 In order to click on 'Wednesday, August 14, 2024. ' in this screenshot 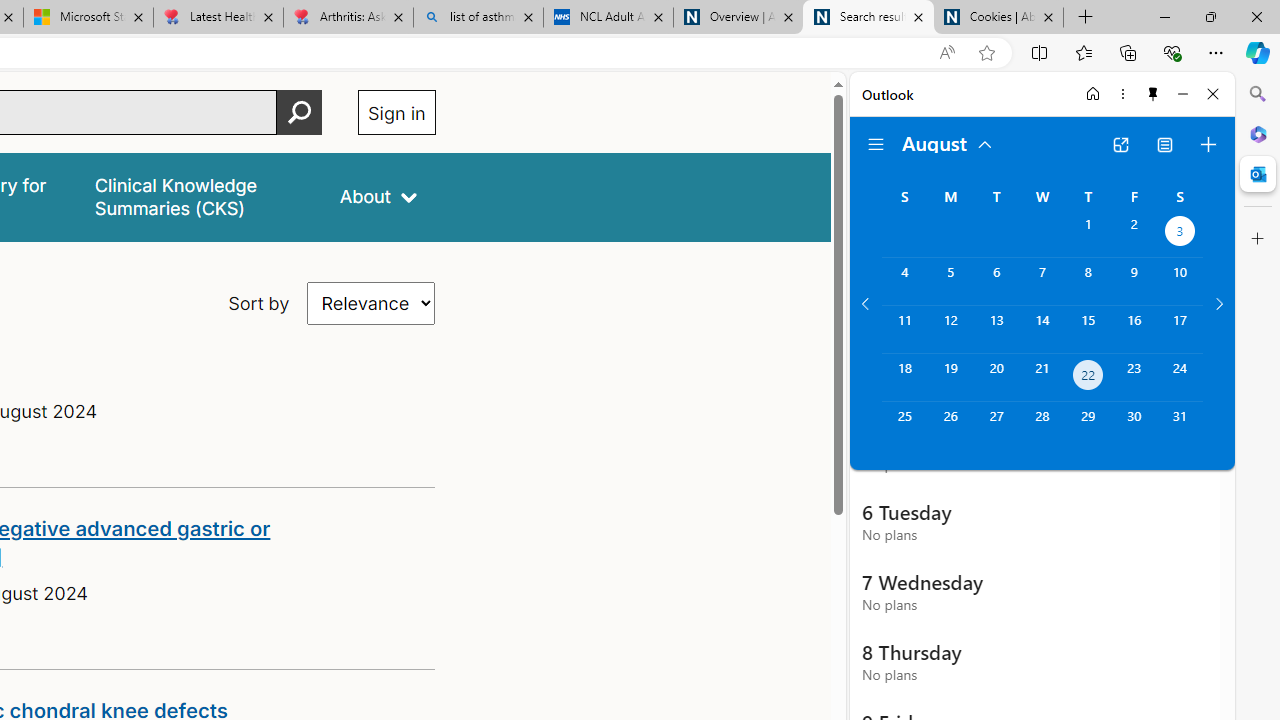, I will do `click(1041, 328)`.